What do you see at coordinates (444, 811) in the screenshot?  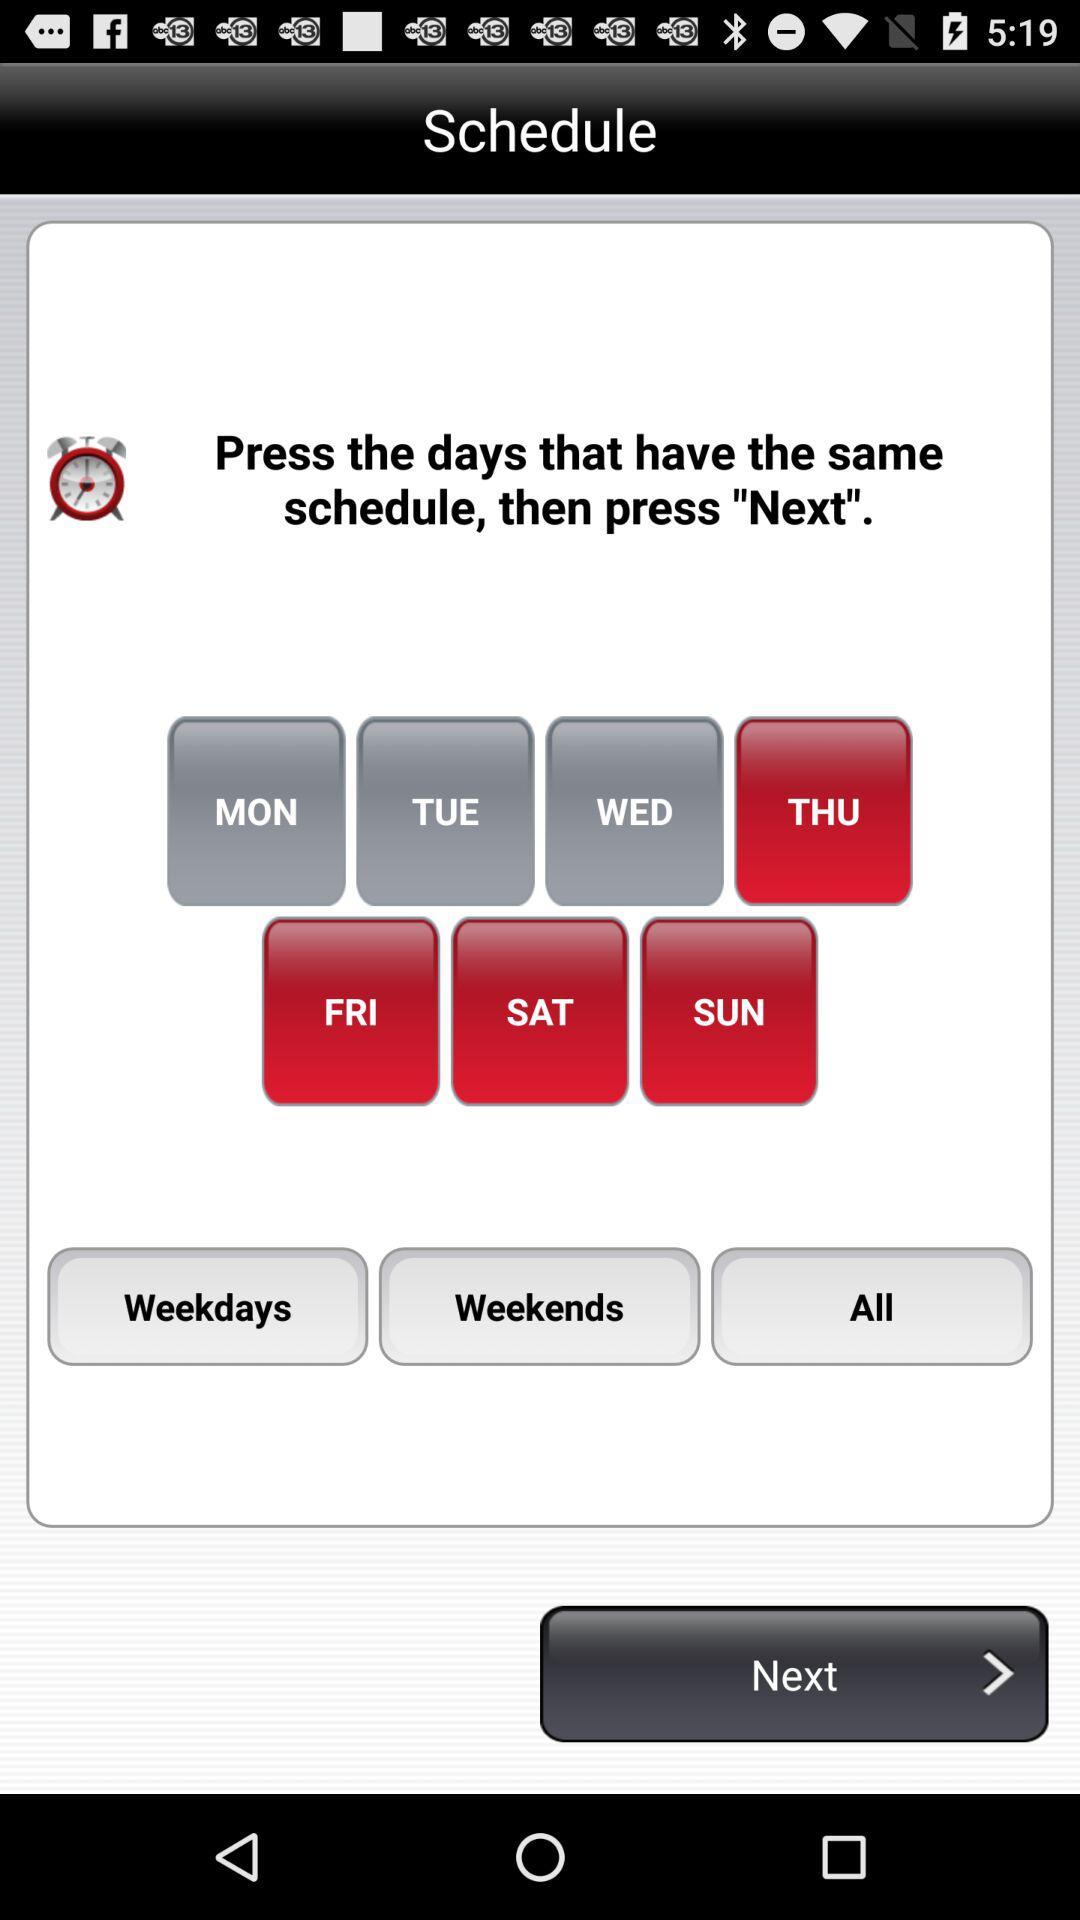 I see `the icon below the press the days` at bounding box center [444, 811].